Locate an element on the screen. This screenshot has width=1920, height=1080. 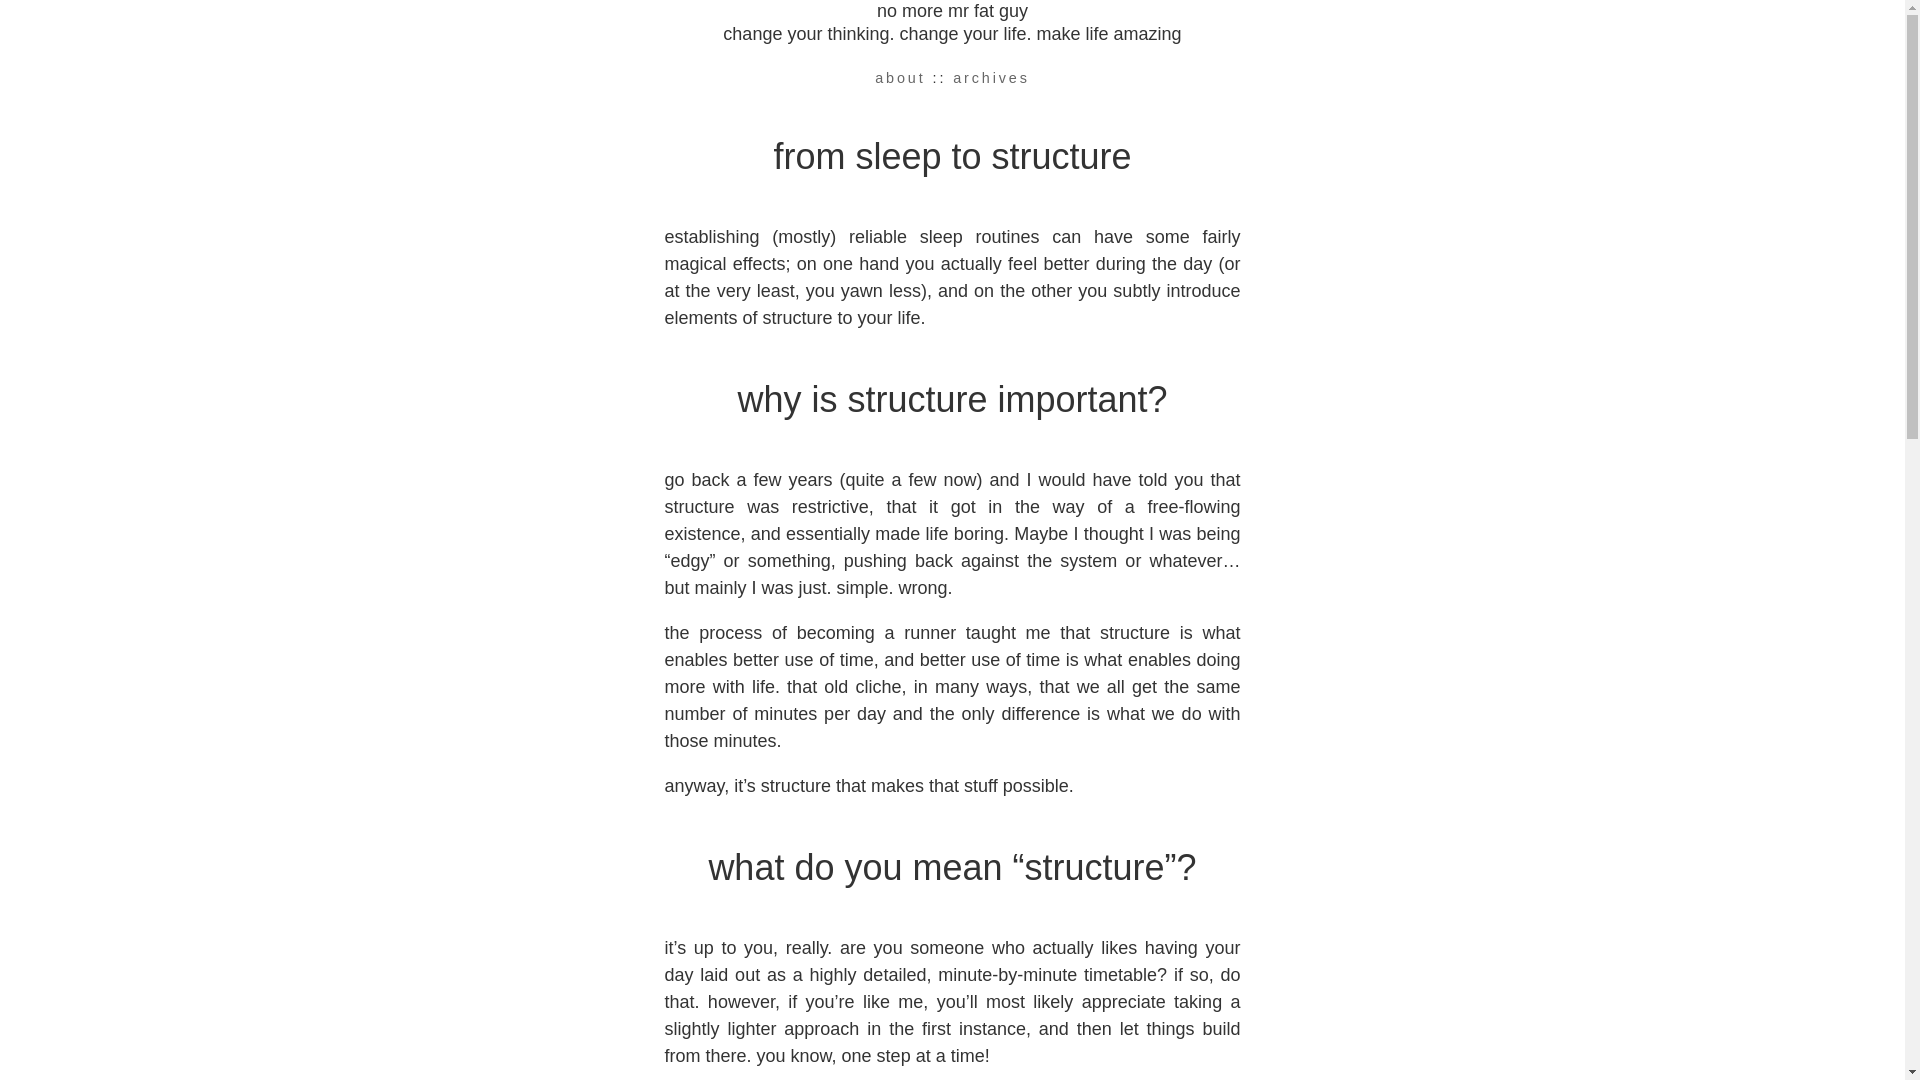
'no more mr fat guy' is located at coordinates (951, 11).